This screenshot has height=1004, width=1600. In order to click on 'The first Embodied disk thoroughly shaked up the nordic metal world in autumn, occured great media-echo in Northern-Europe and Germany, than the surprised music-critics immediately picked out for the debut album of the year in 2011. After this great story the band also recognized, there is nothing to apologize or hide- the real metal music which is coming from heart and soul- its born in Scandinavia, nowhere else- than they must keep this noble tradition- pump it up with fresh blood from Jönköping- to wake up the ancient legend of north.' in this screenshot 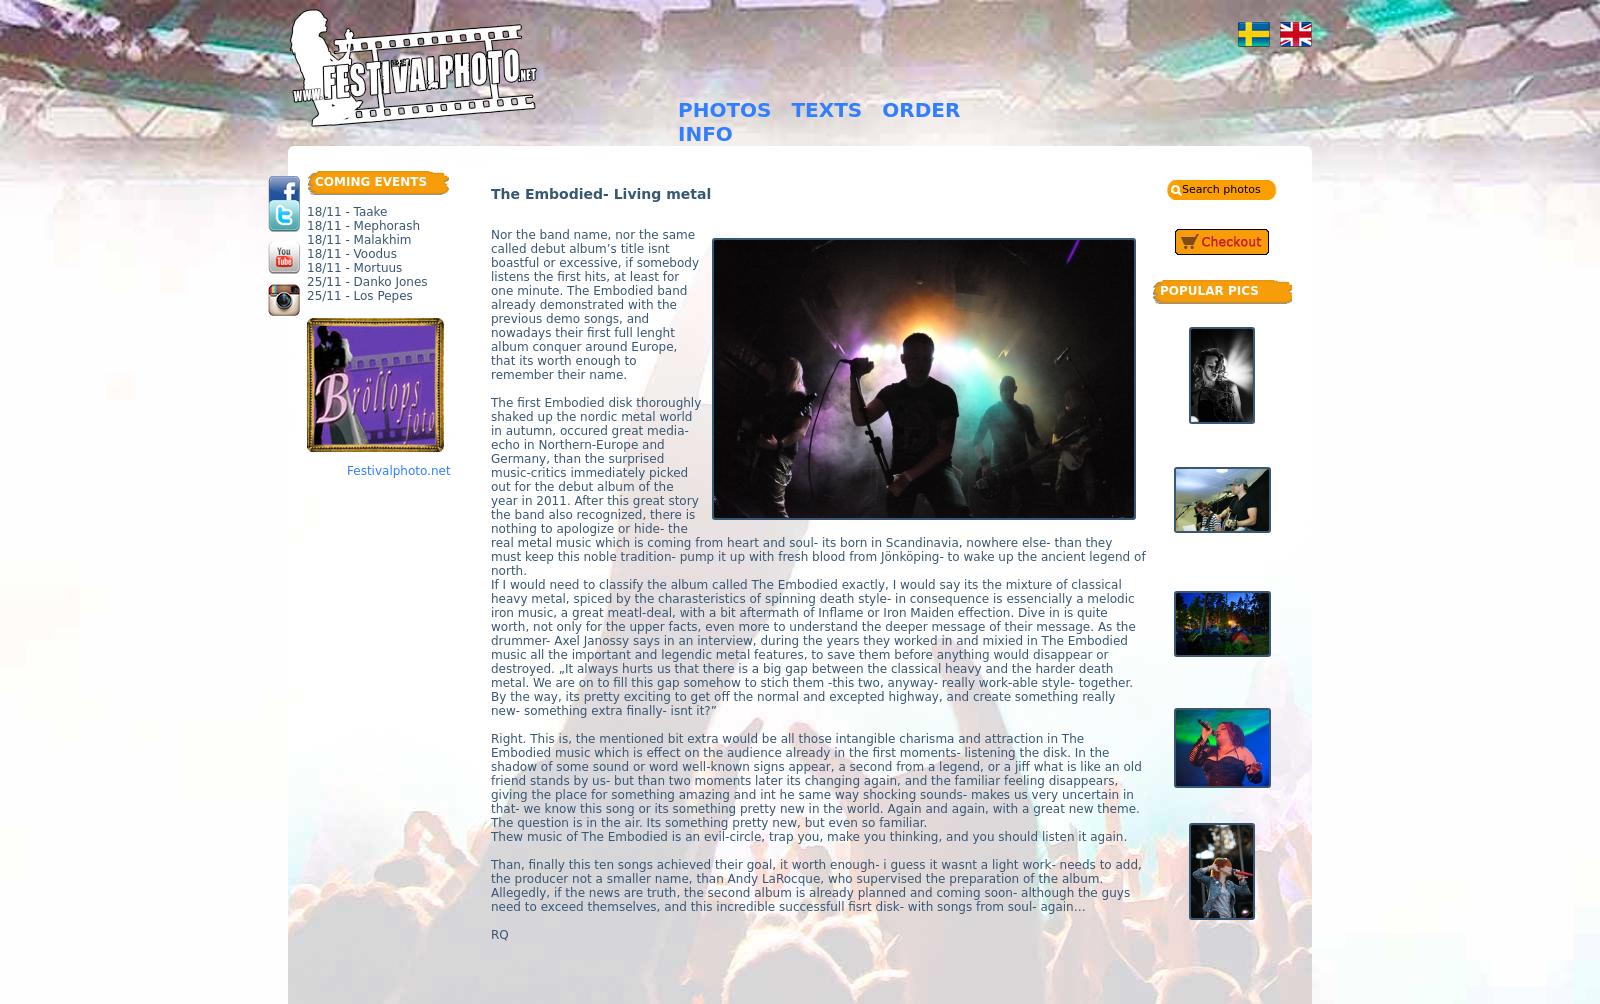, I will do `click(816, 485)`.